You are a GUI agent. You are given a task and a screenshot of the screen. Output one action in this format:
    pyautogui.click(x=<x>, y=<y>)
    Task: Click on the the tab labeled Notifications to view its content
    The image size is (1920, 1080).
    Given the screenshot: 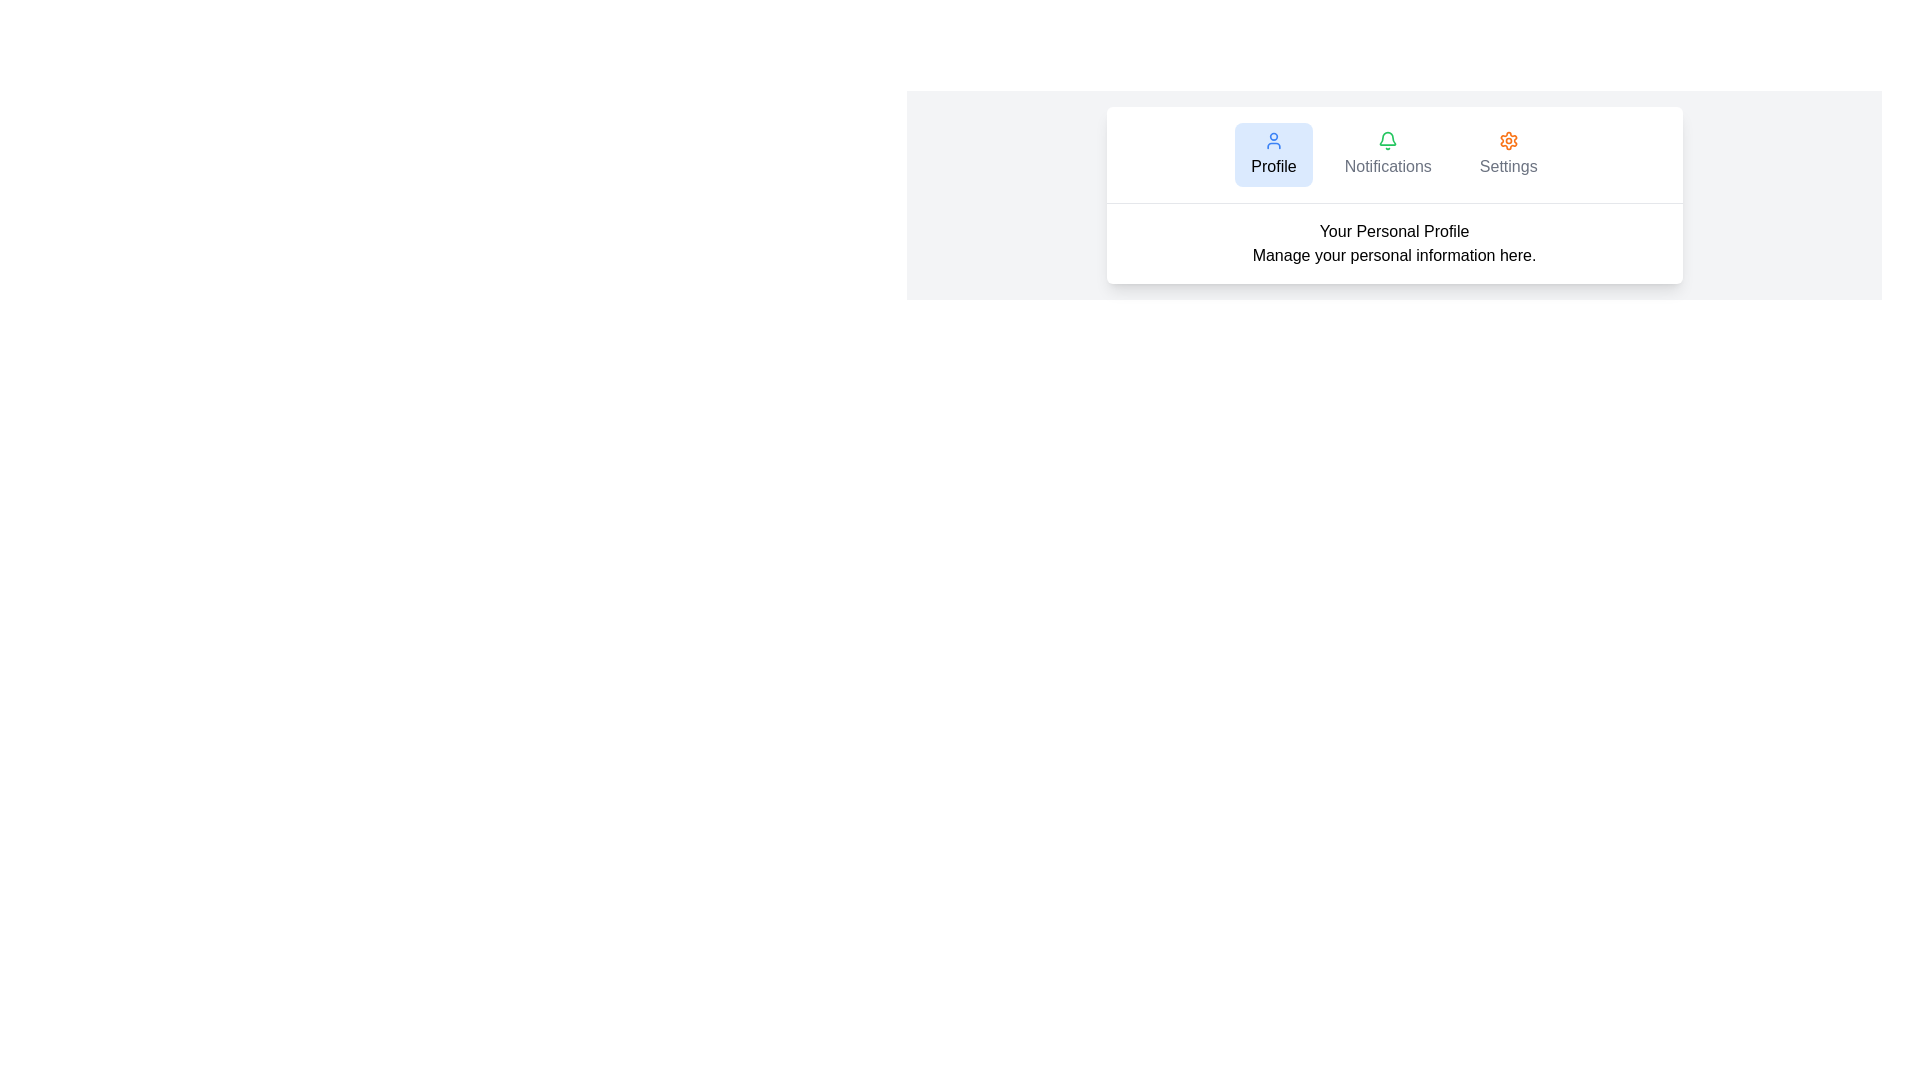 What is the action you would take?
    pyautogui.click(x=1387, y=153)
    